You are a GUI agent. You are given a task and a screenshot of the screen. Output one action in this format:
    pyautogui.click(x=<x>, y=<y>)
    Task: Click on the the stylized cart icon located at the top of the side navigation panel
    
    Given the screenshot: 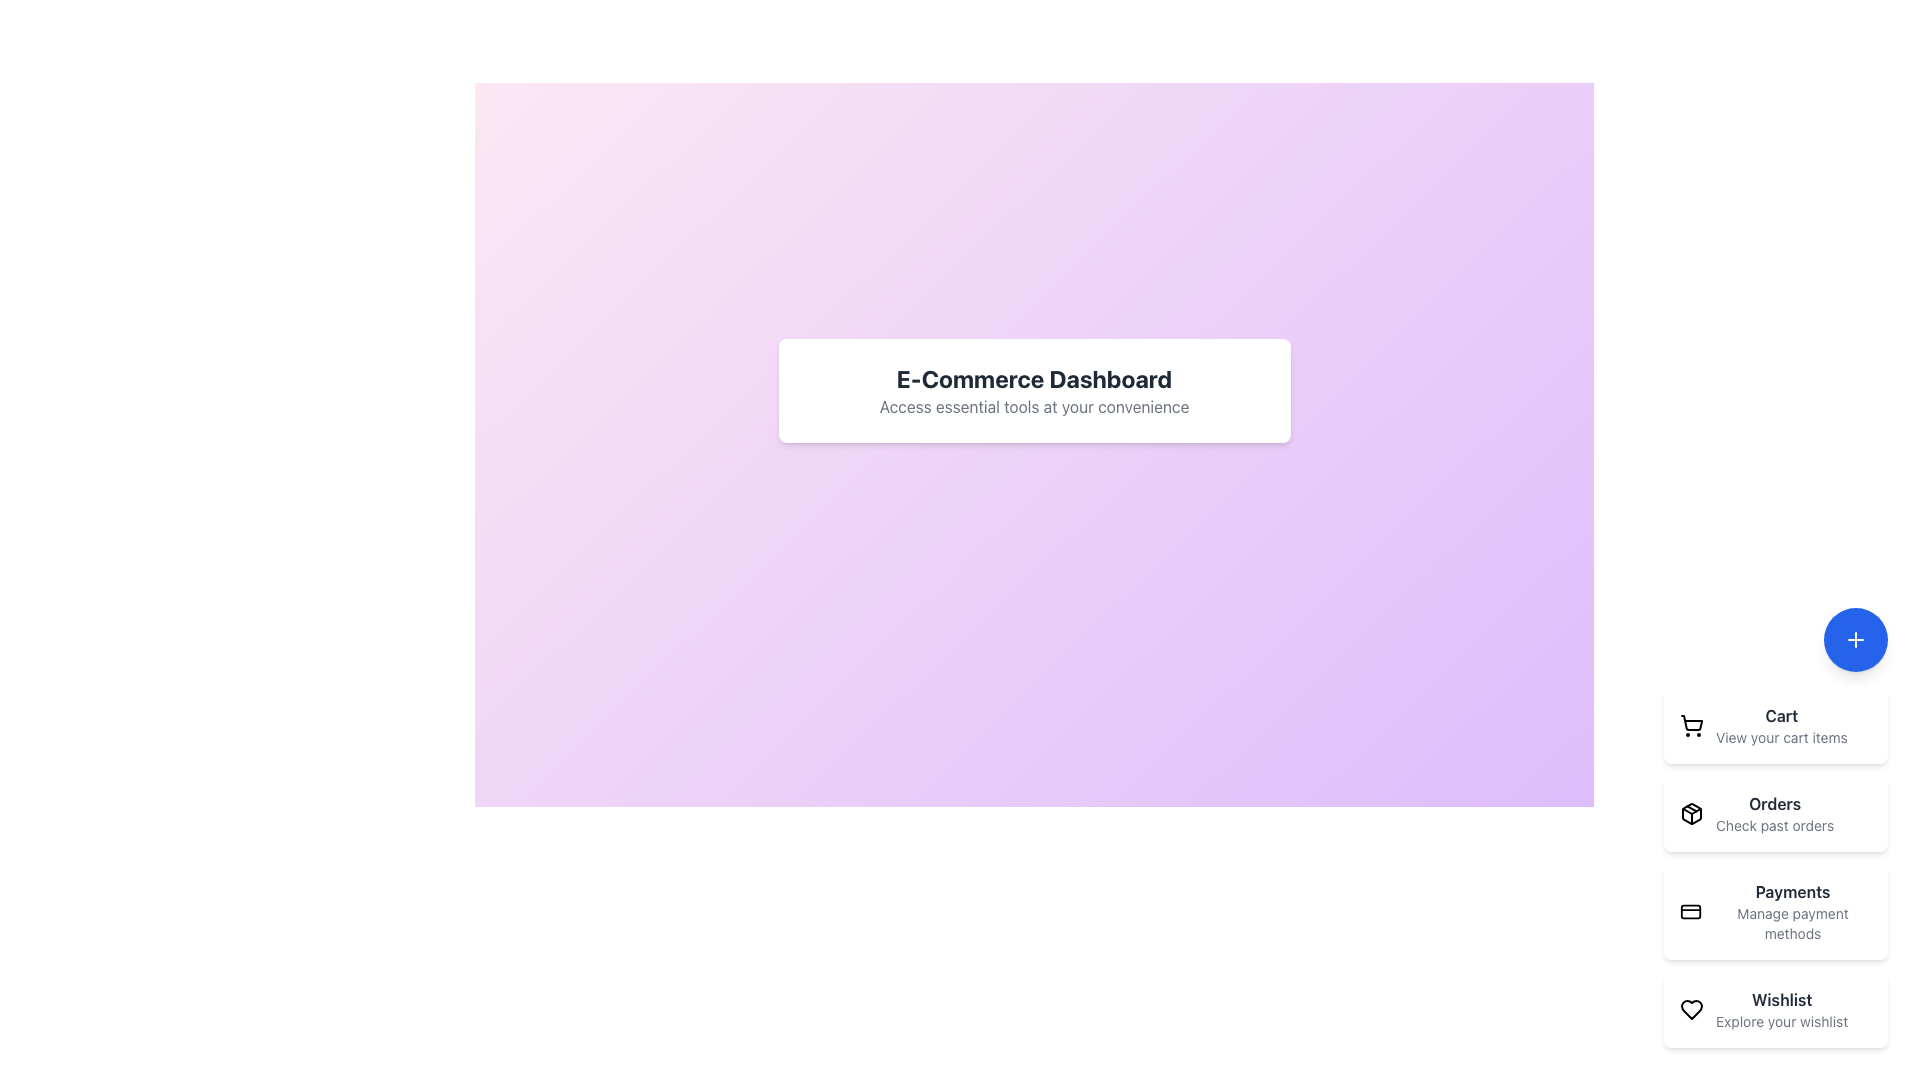 What is the action you would take?
    pyautogui.click(x=1690, y=722)
    